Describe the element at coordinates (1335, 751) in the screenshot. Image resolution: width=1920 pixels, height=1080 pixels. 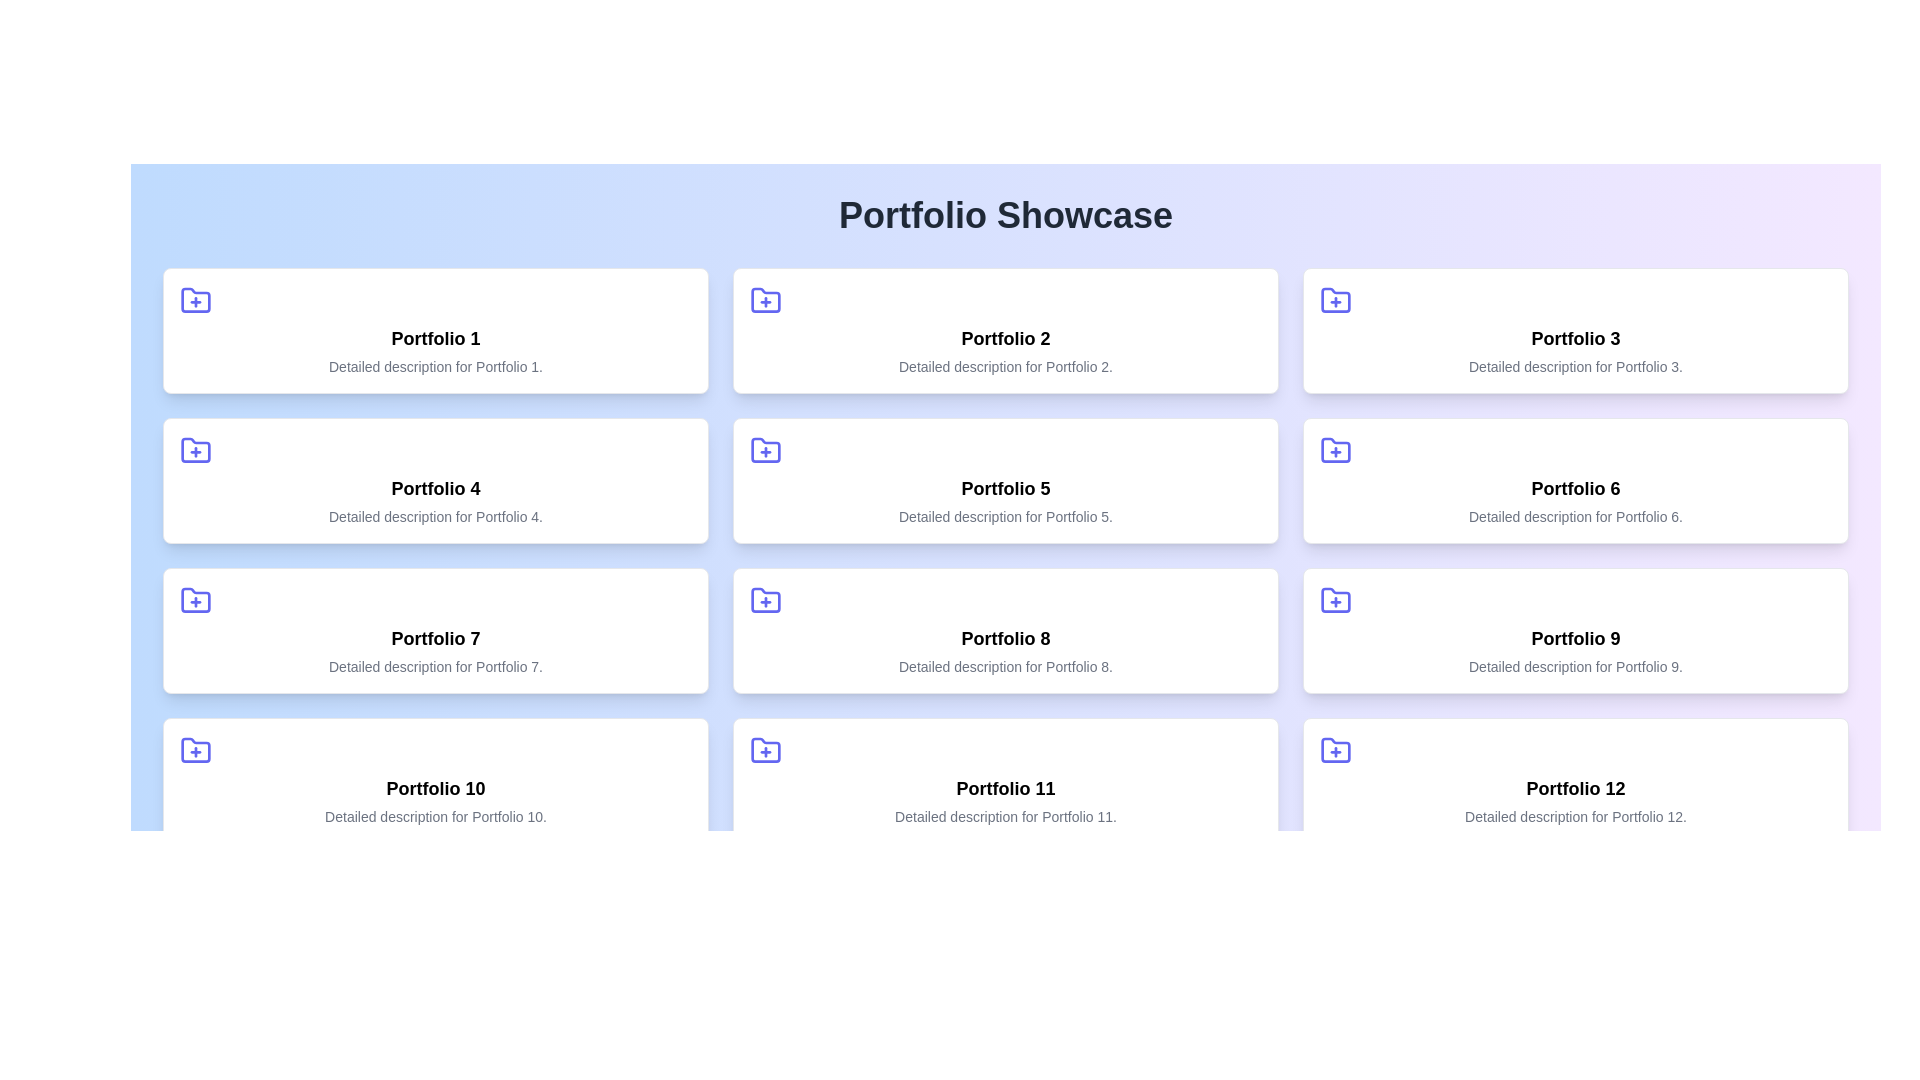
I see `the folder icon with a plus symbol in bold indigo color, located above the text 'Portfolio 12'` at that location.